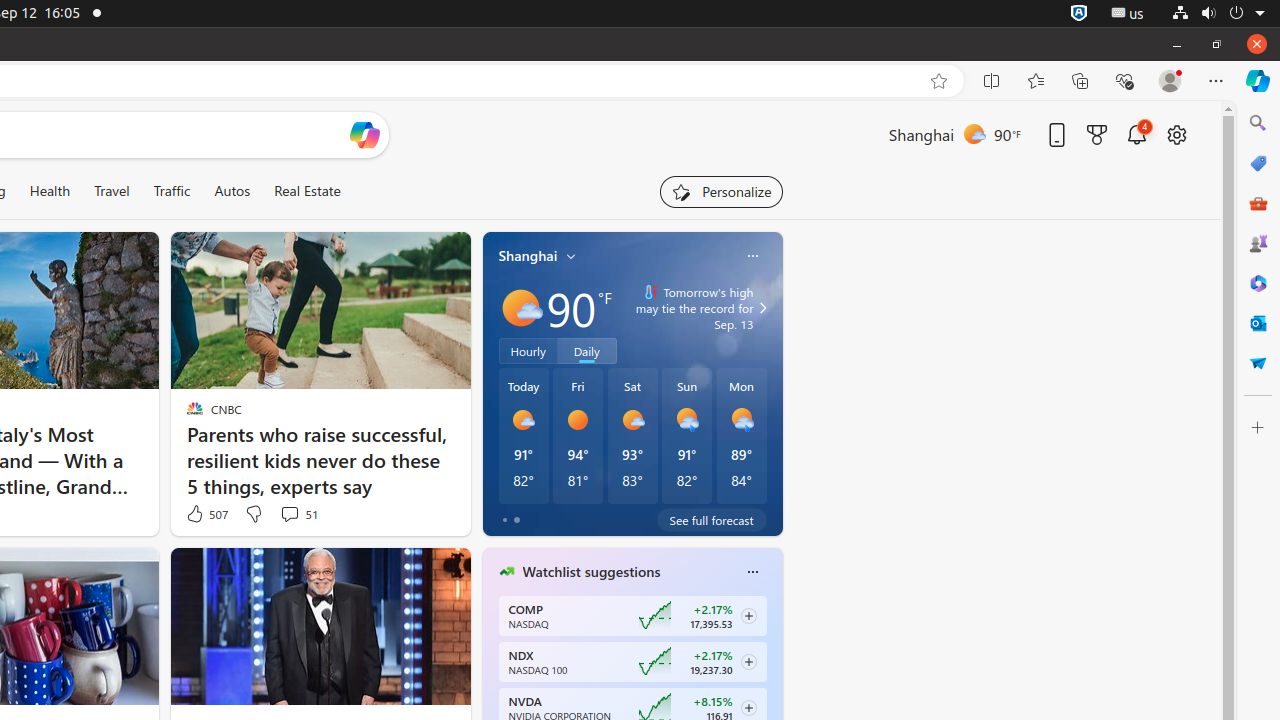 This screenshot has width=1280, height=720. I want to click on 'Health', so click(50, 191).